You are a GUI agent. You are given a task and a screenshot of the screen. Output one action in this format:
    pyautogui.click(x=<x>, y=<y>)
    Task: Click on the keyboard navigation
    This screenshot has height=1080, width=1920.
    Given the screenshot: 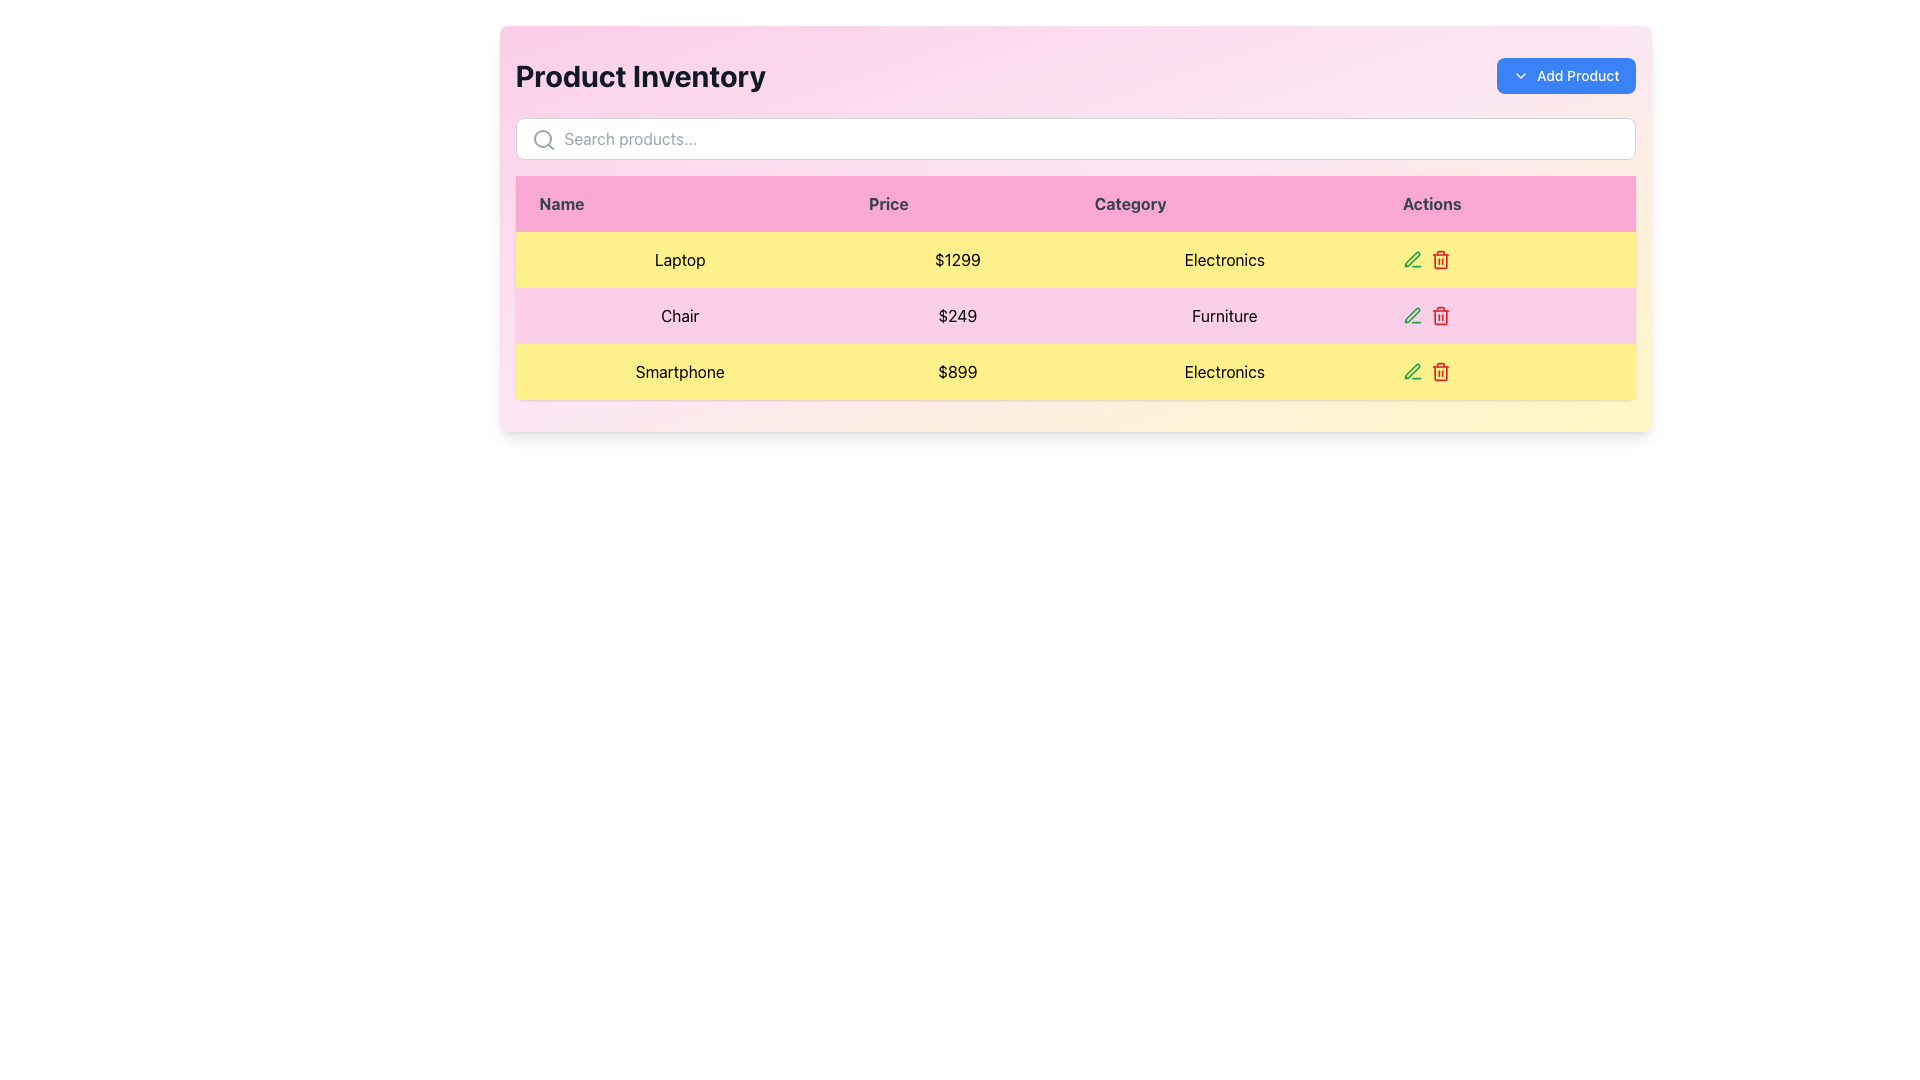 What is the action you would take?
    pyautogui.click(x=1074, y=371)
    